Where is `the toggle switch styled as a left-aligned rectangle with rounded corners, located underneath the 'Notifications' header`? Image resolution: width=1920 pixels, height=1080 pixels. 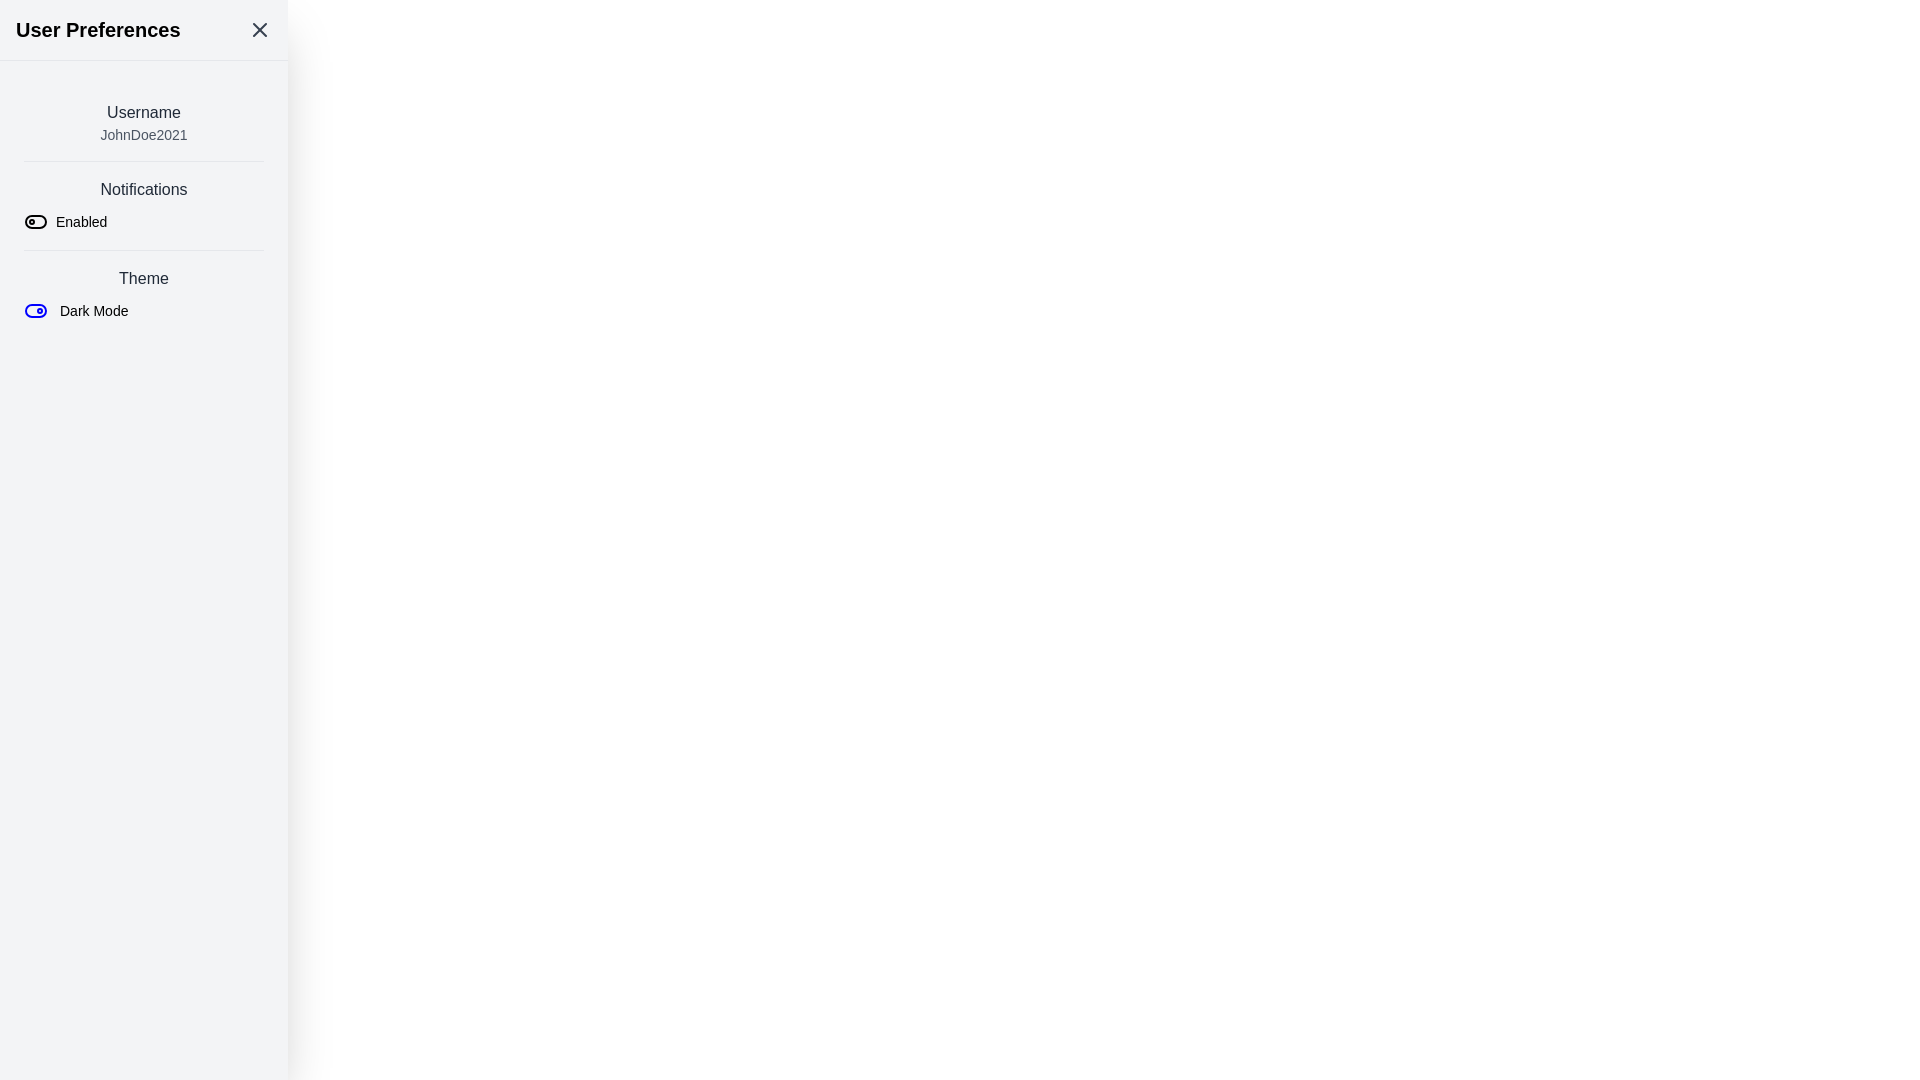 the toggle switch styled as a left-aligned rectangle with rounded corners, located underneath the 'Notifications' header is located at coordinates (35, 222).